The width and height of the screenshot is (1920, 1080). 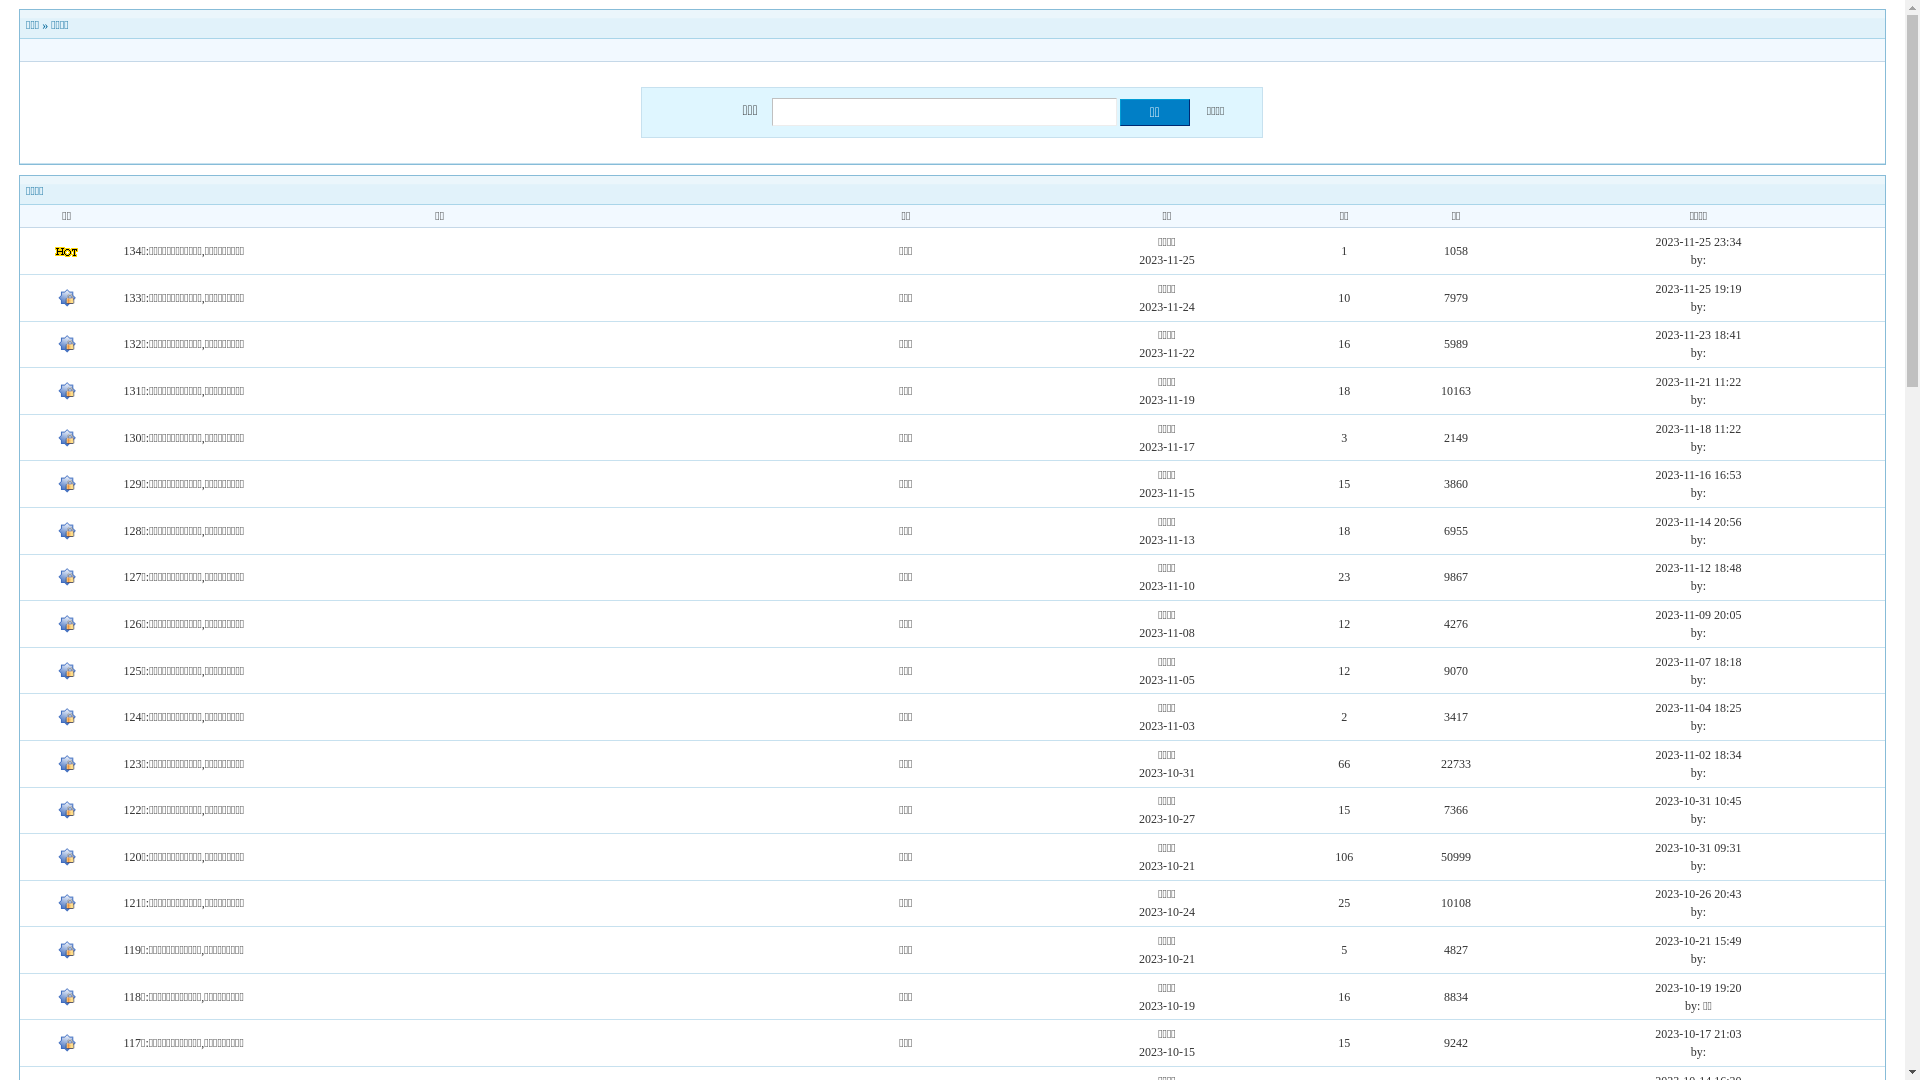 I want to click on '2023-11-07 18:18', so click(x=1698, y=662).